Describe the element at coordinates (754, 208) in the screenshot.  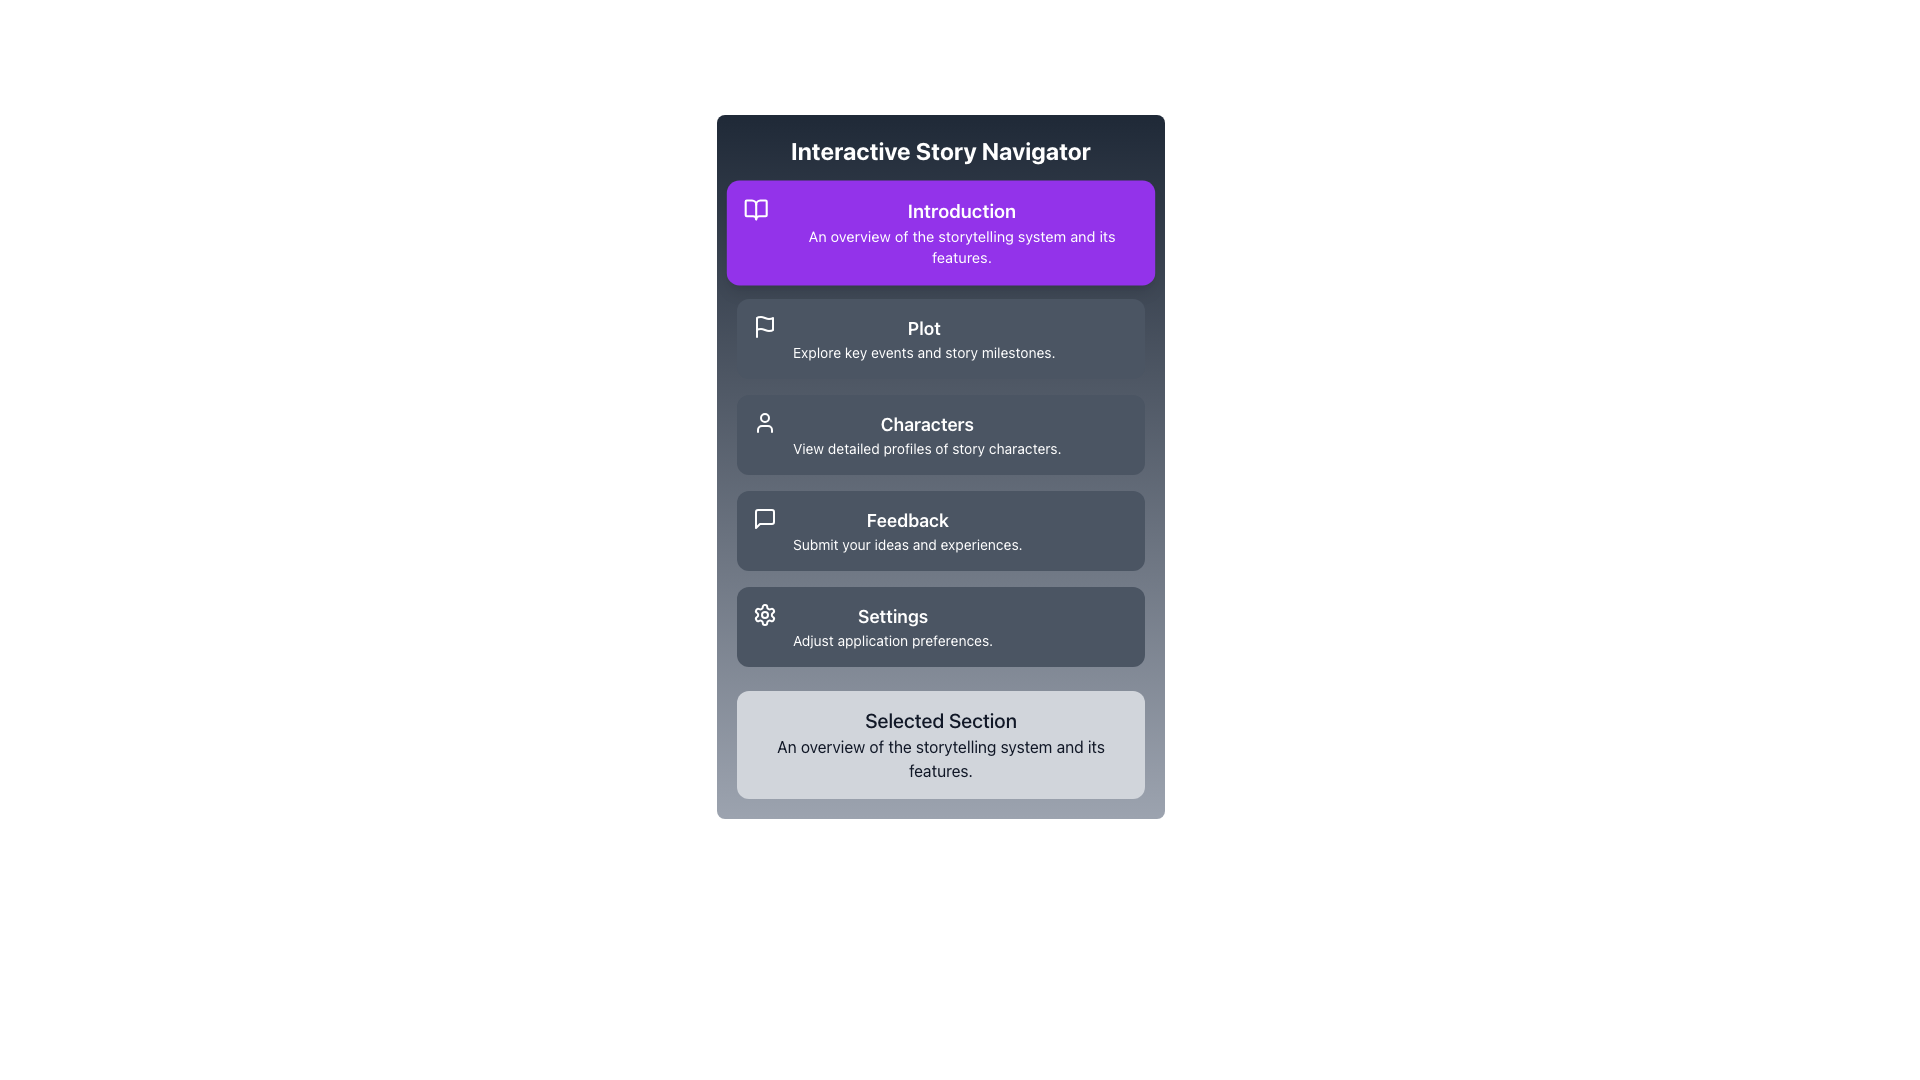
I see `the small book icon outlined in white, located on a purple background to the left of the 'Introduction' text section in the navigation menu` at that location.